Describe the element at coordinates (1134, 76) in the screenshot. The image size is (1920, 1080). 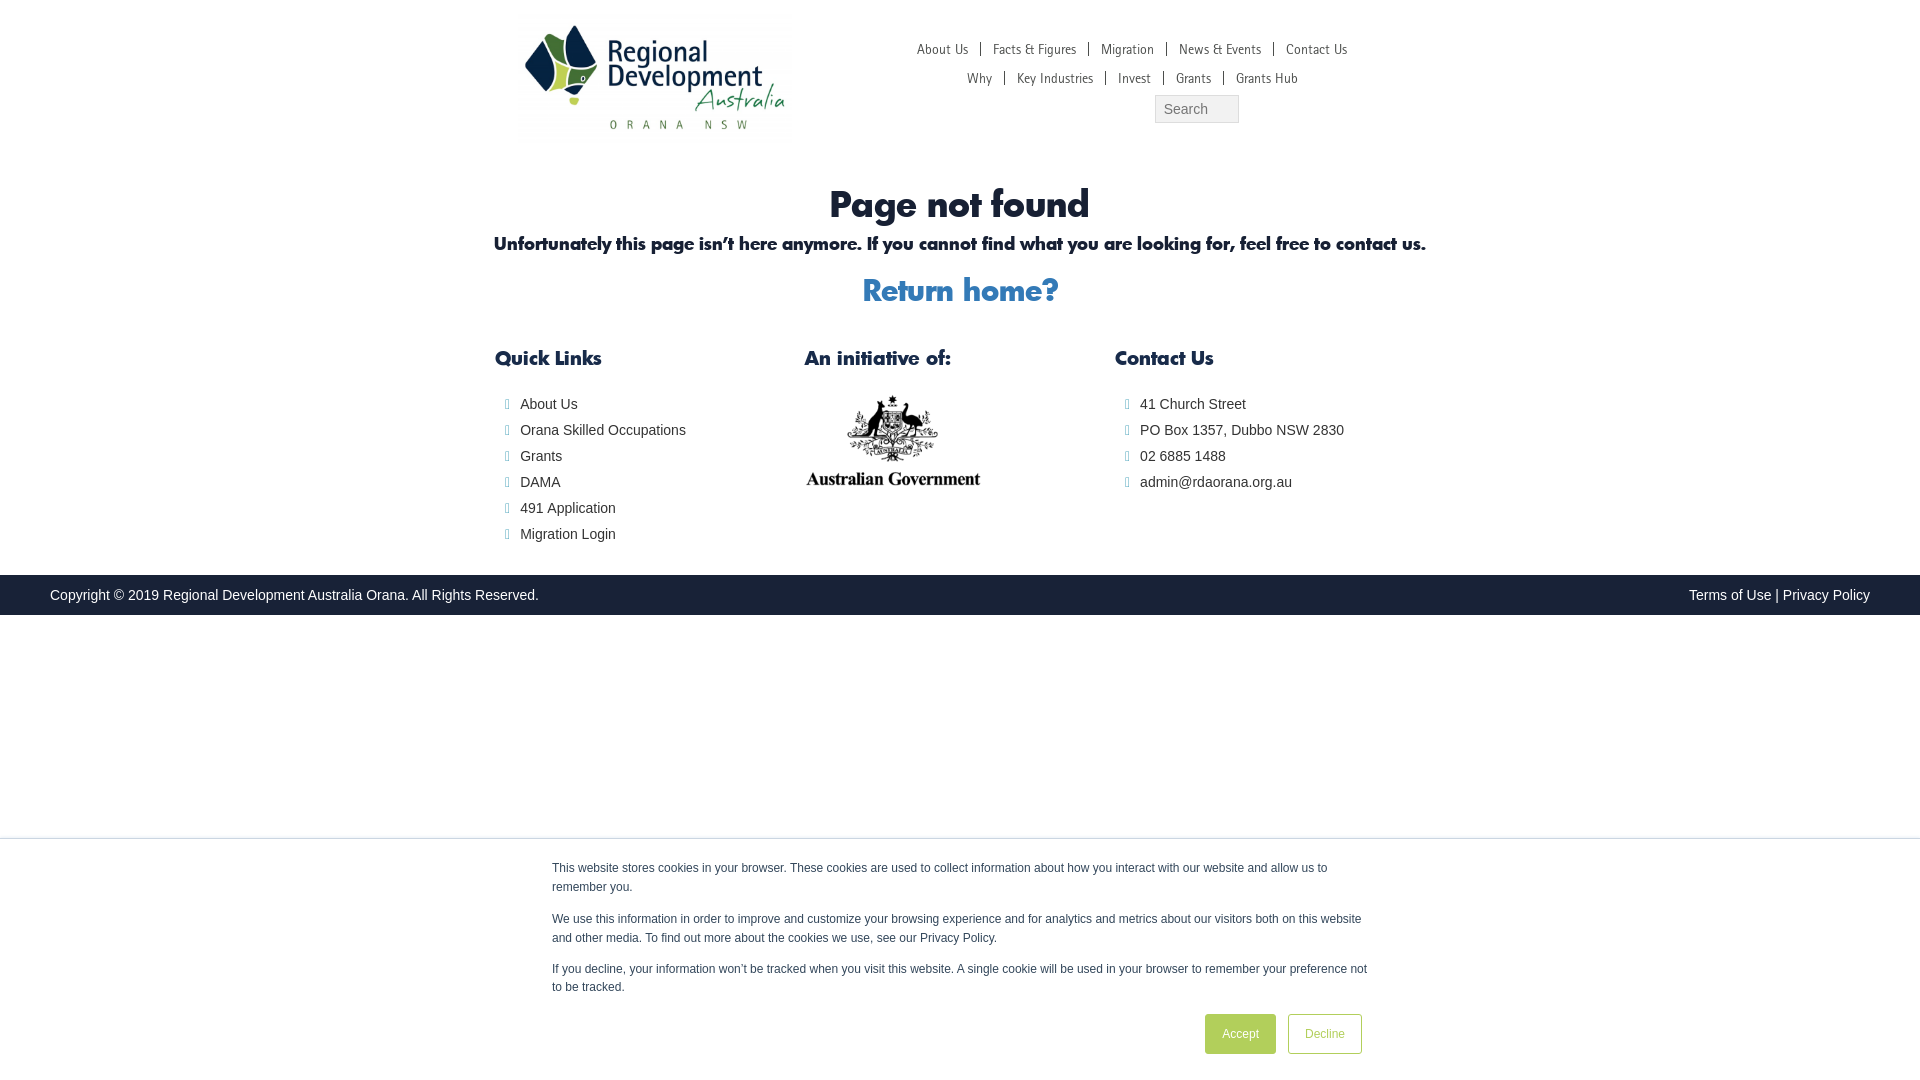
I see `'Invest'` at that location.